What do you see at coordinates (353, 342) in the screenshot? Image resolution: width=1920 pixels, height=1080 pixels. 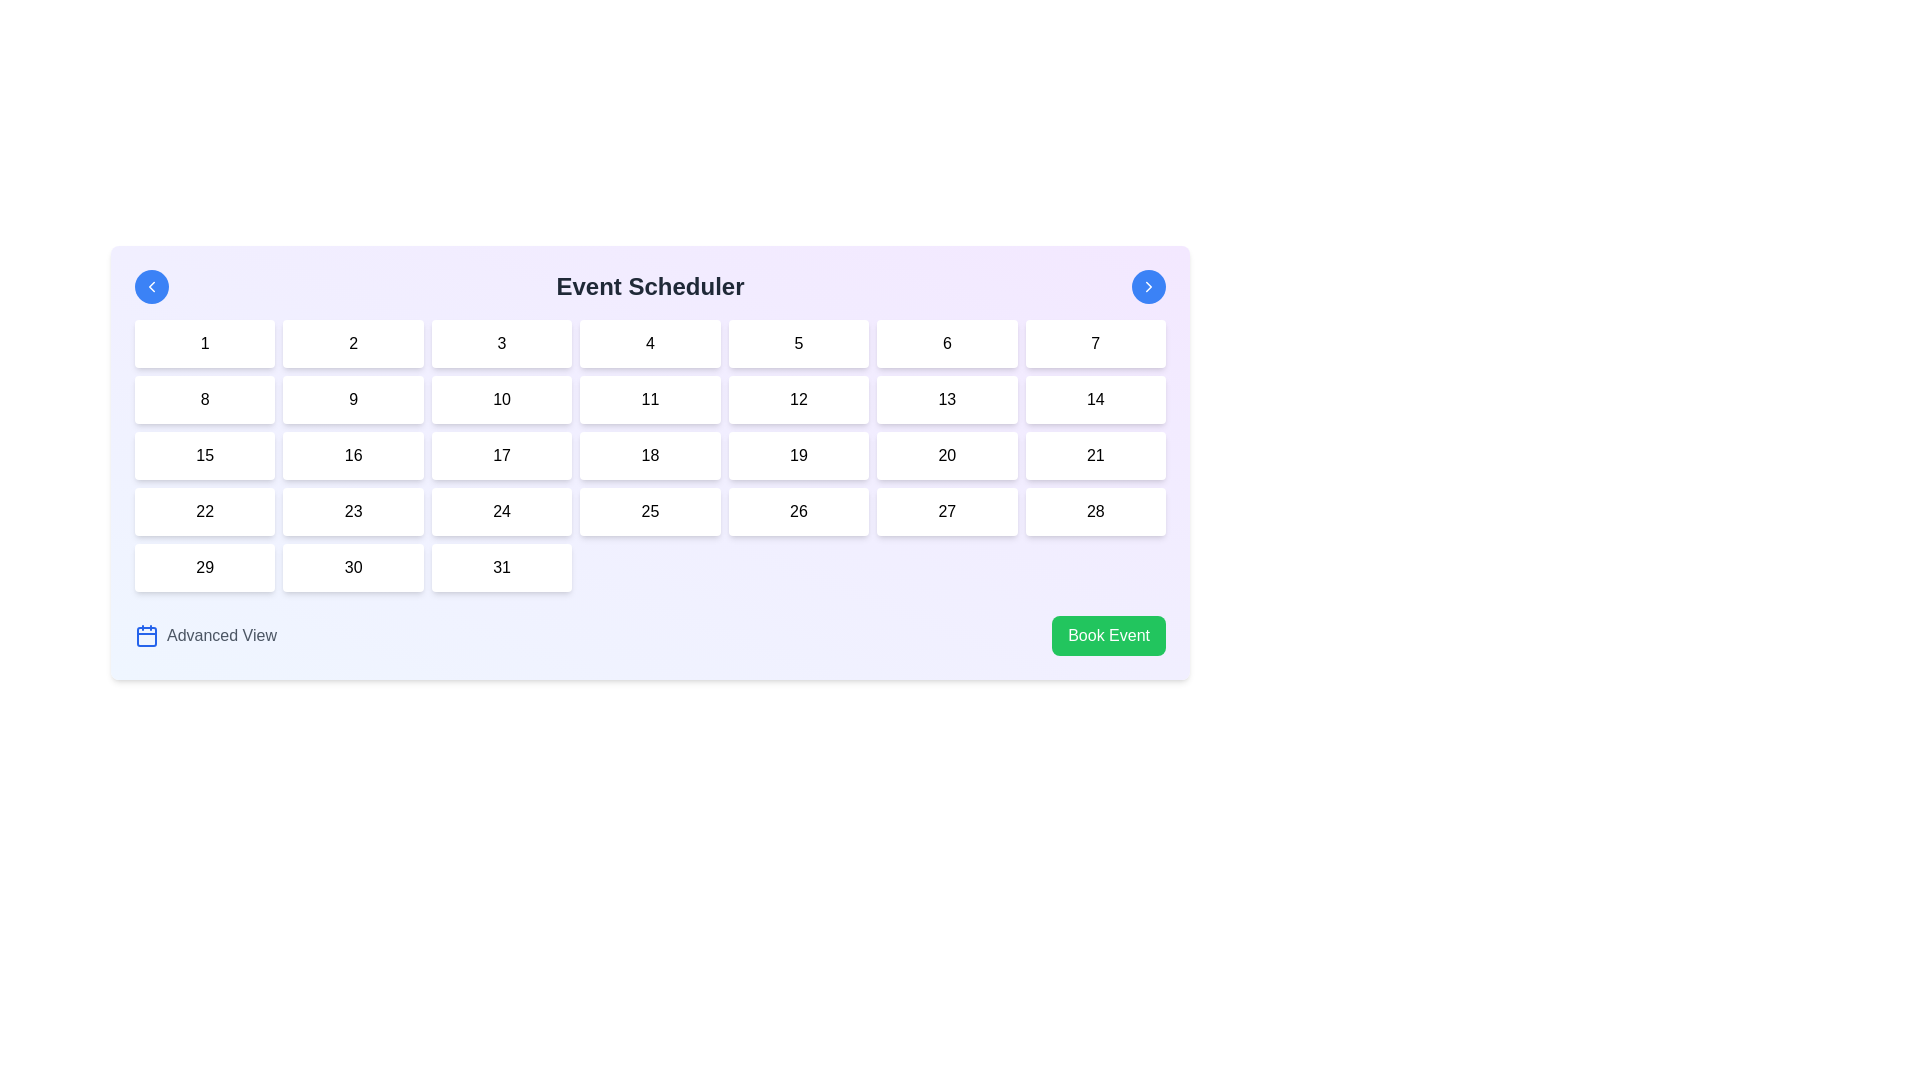 I see `the square button labeled '2' with a white background and black text to observe interactive effects` at bounding box center [353, 342].